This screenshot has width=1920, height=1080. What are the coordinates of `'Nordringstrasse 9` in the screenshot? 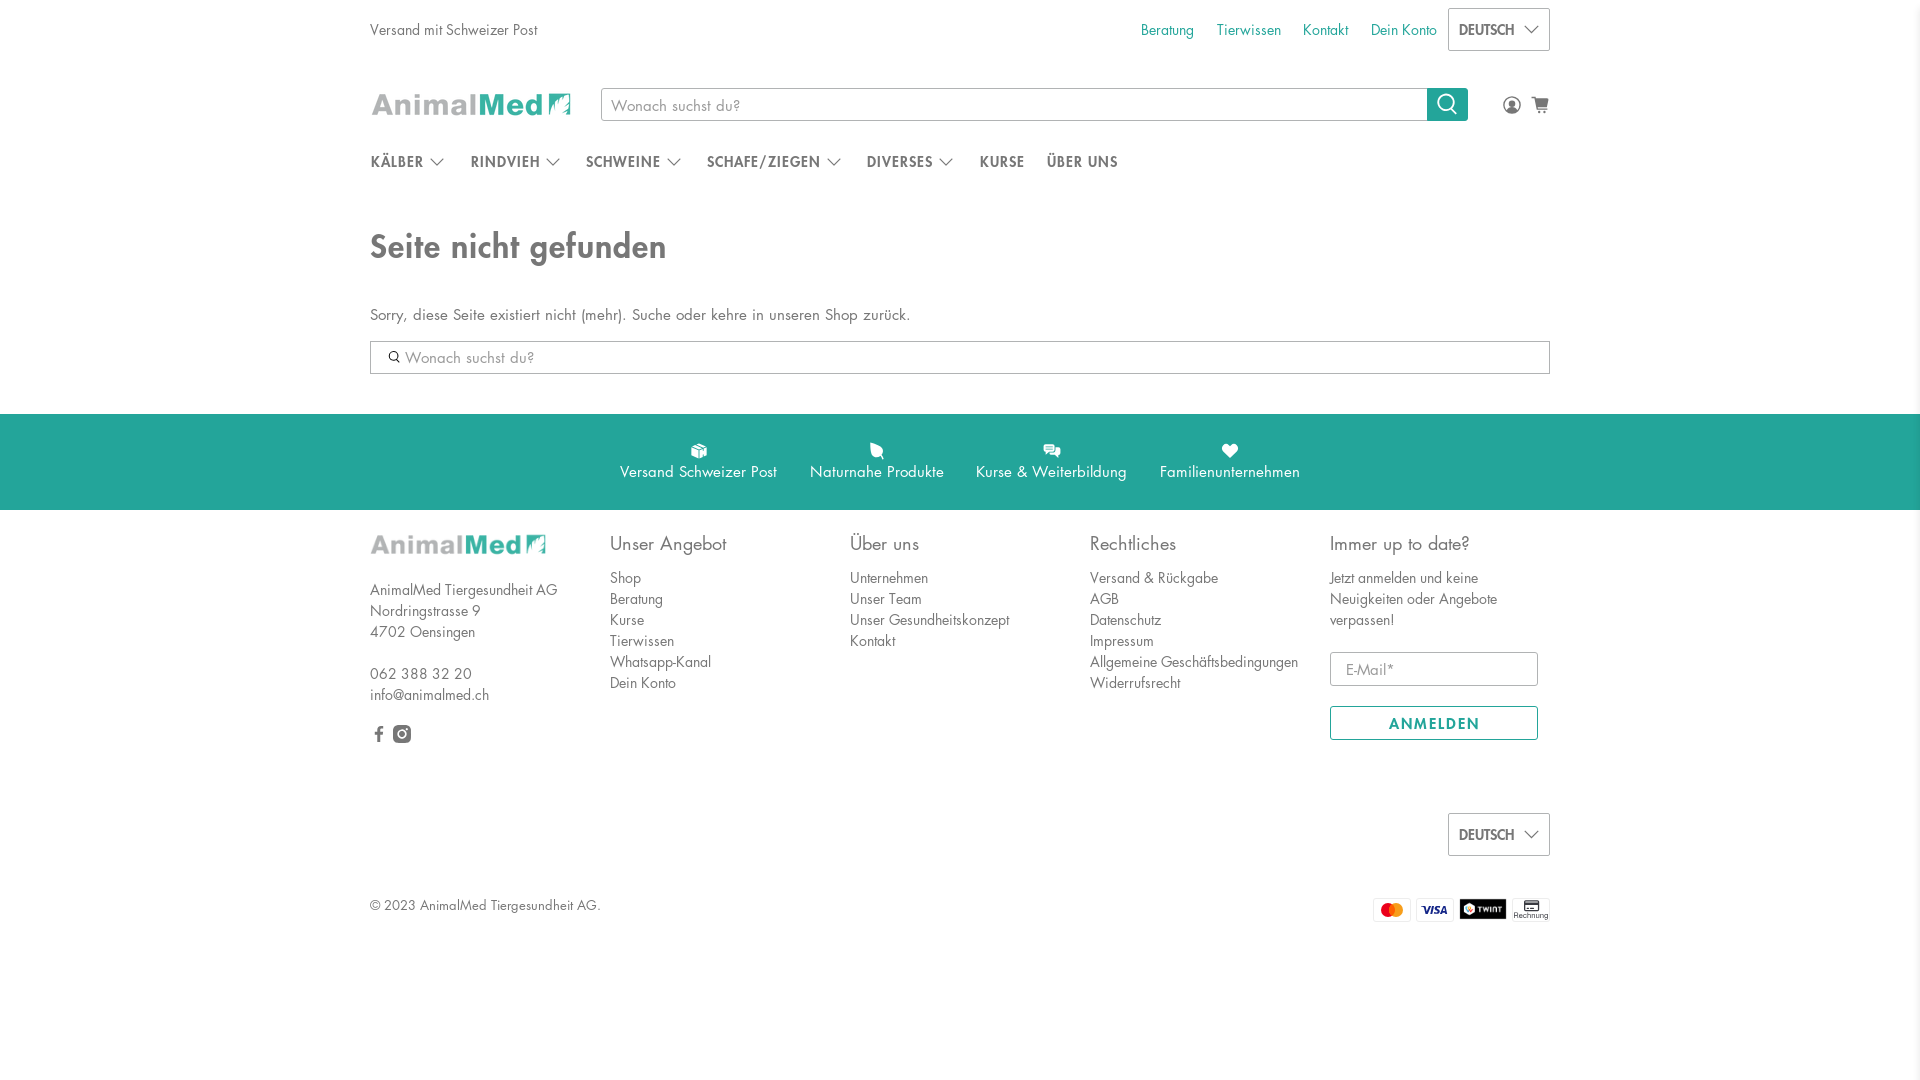 It's located at (424, 619).